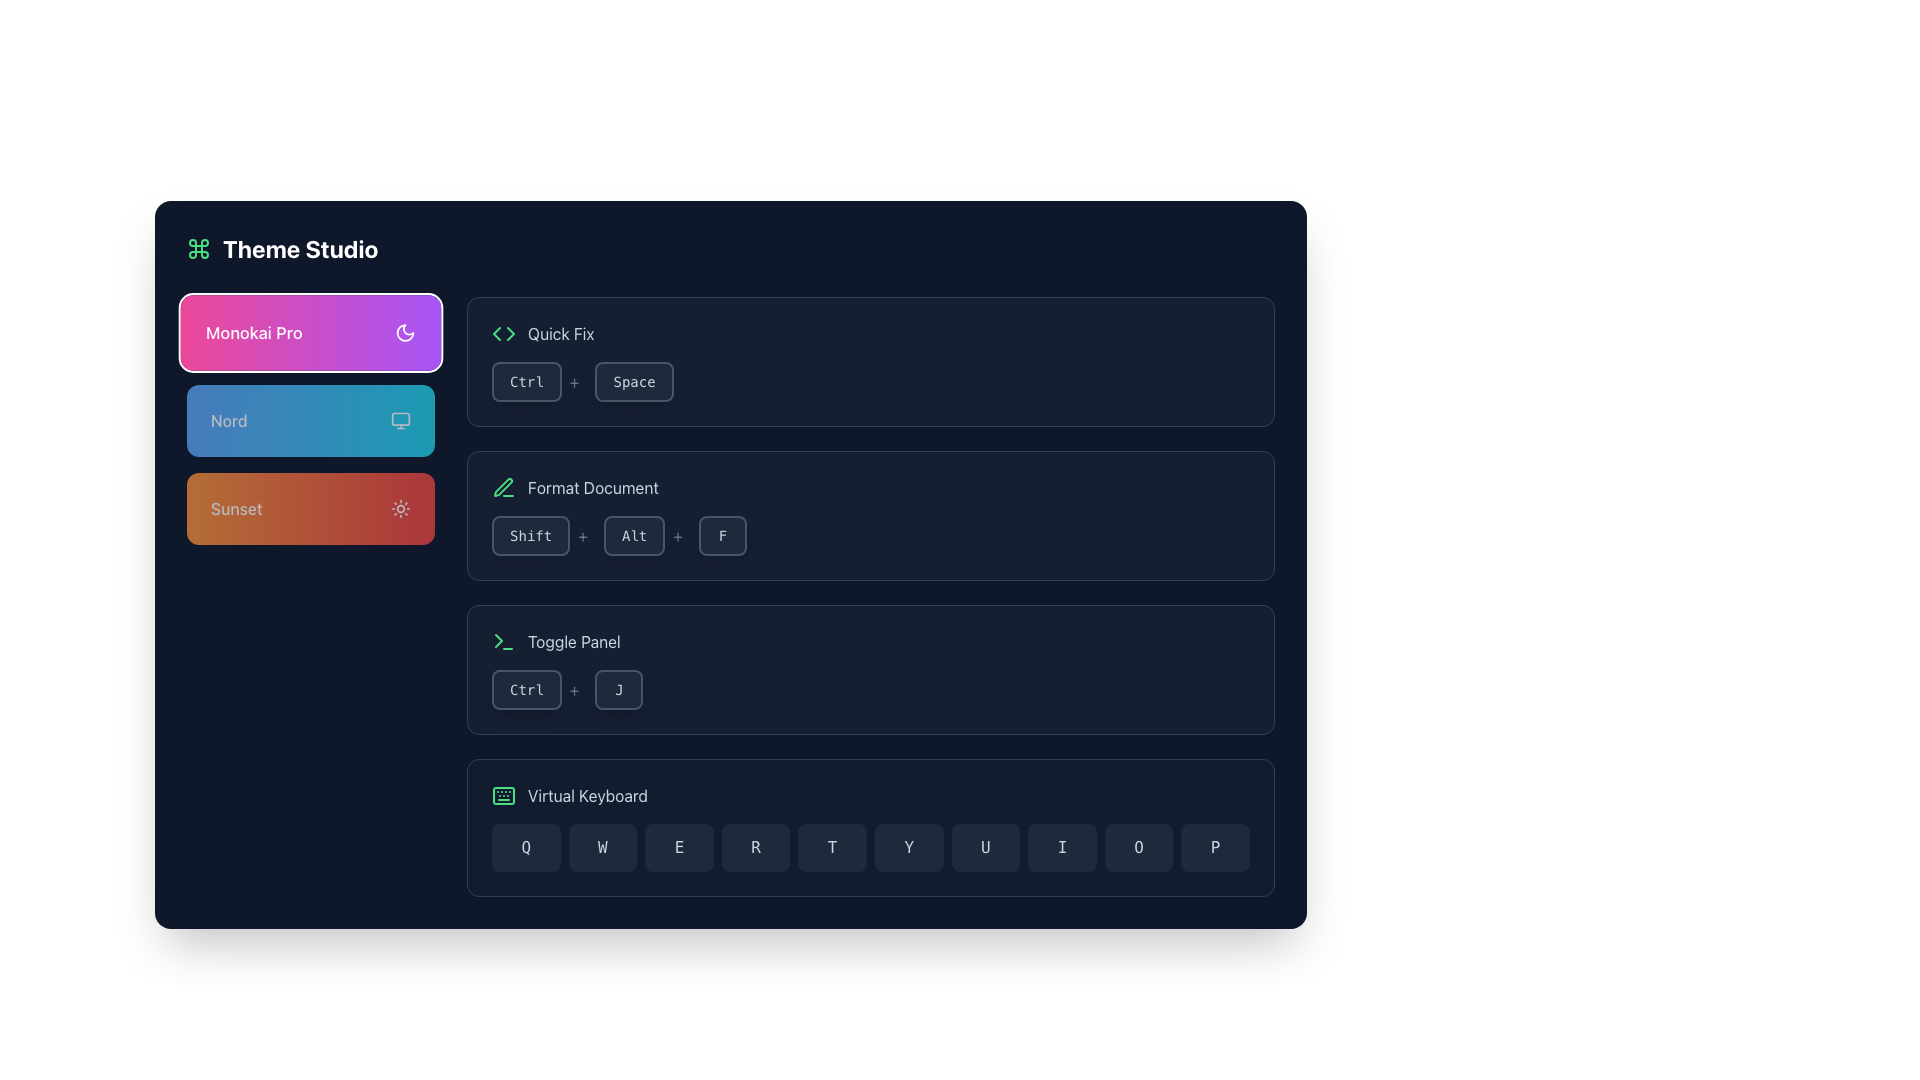 This screenshot has height=1080, width=1920. What do you see at coordinates (229, 419) in the screenshot?
I see `the text label 'Nord', which is displayed in white on a blue rectangular background, located within the second button on the left side of the interface` at bounding box center [229, 419].